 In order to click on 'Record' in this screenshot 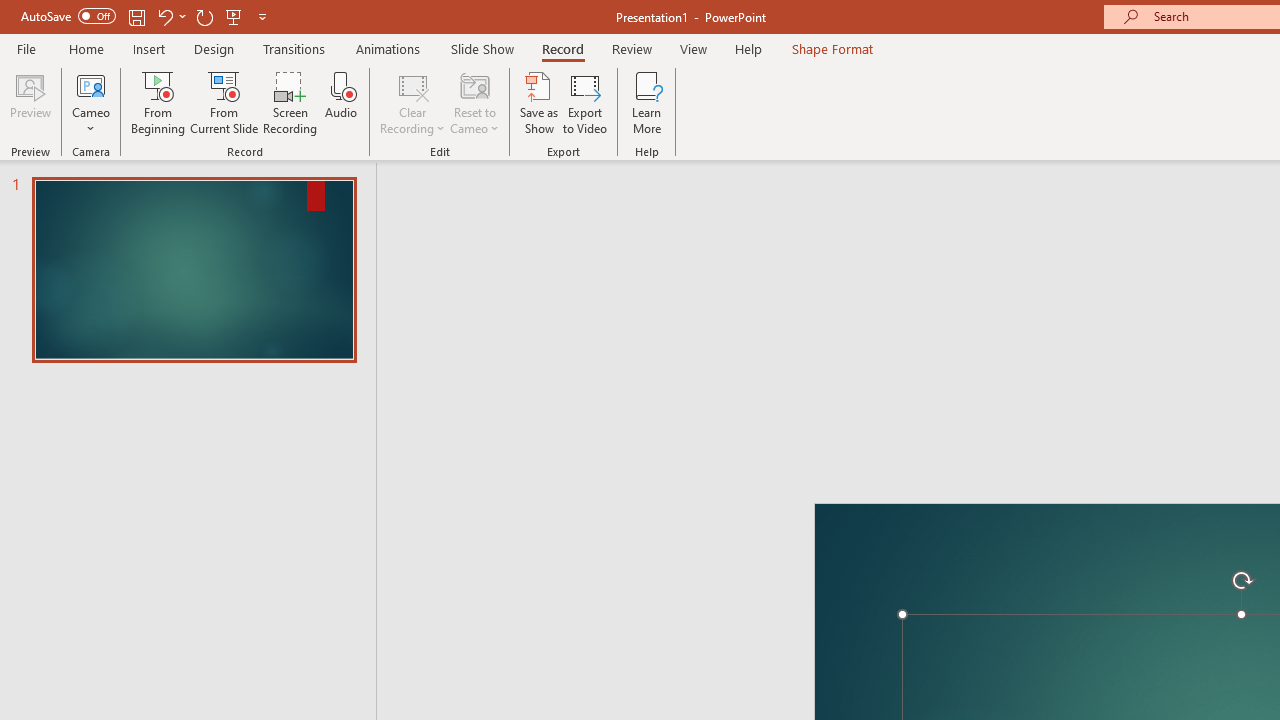, I will do `click(561, 48)`.